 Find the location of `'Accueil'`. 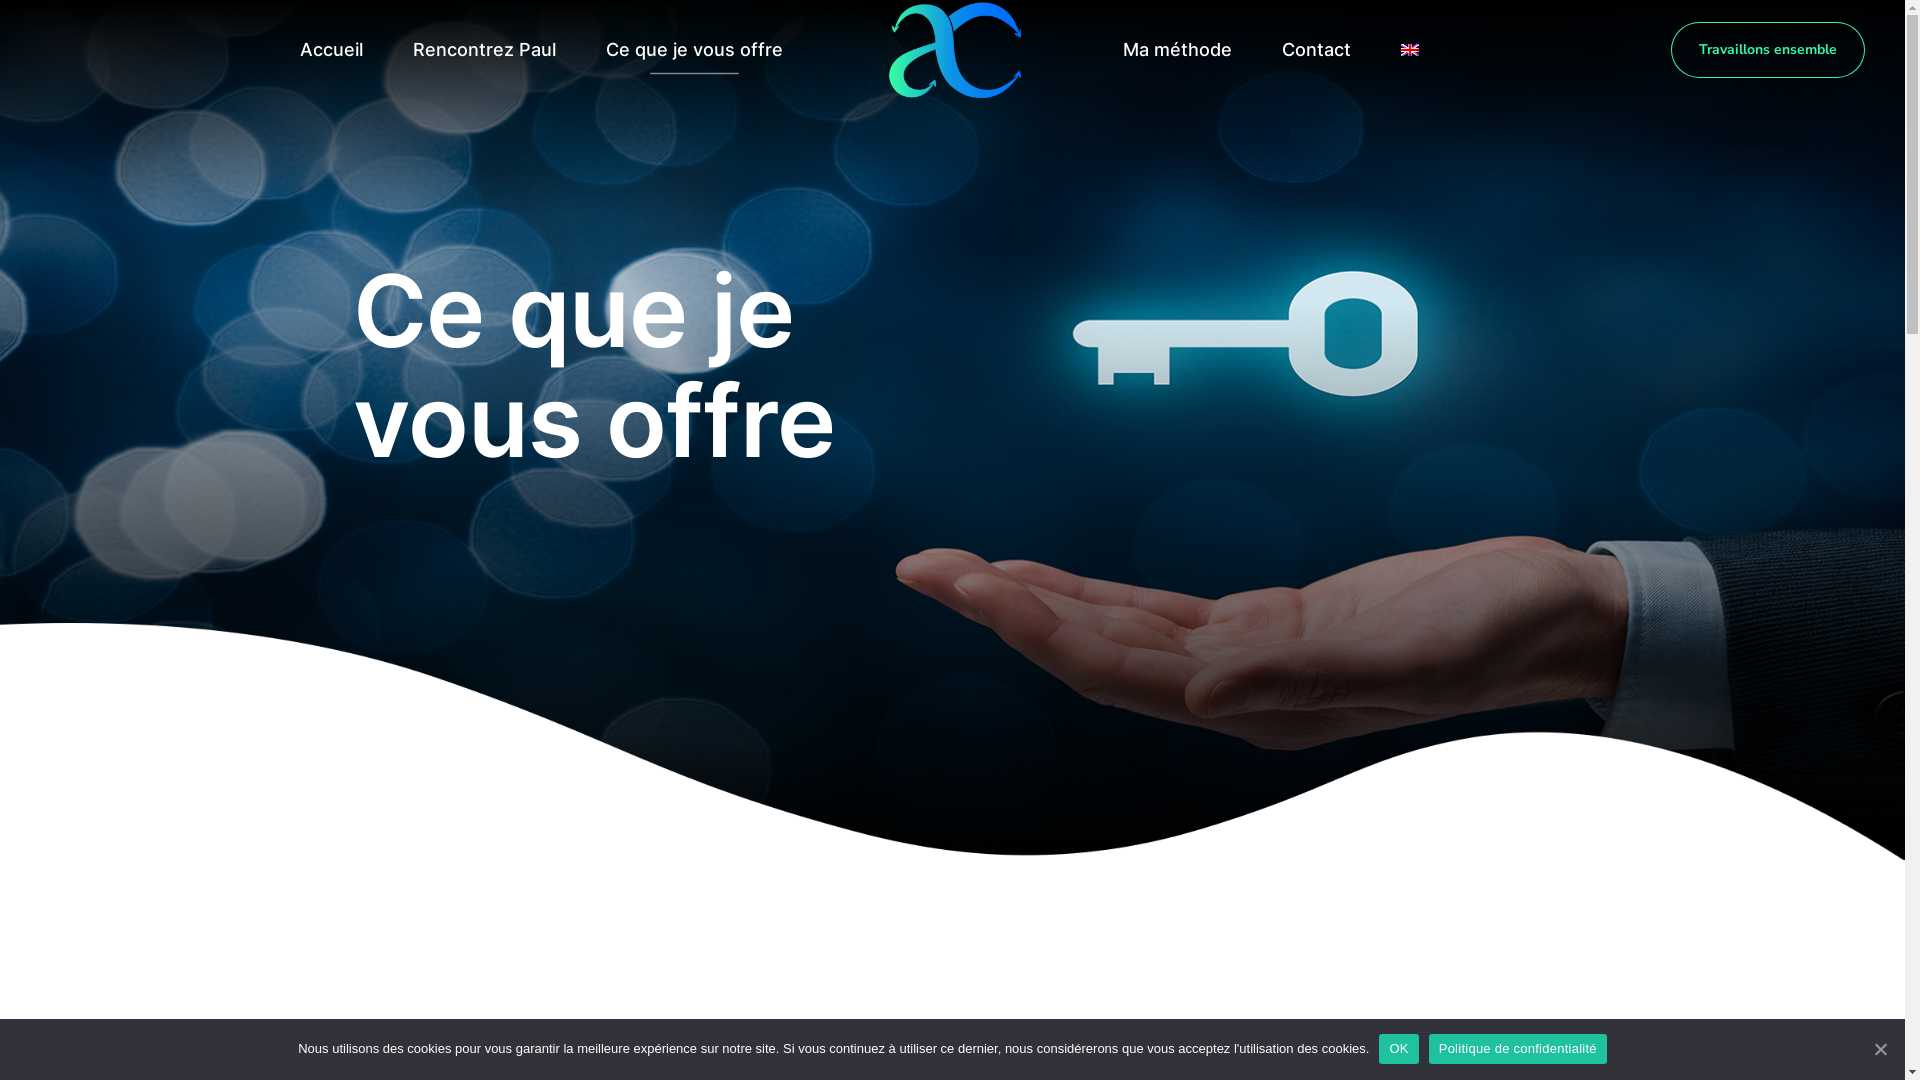

'Accueil' is located at coordinates (331, 49).